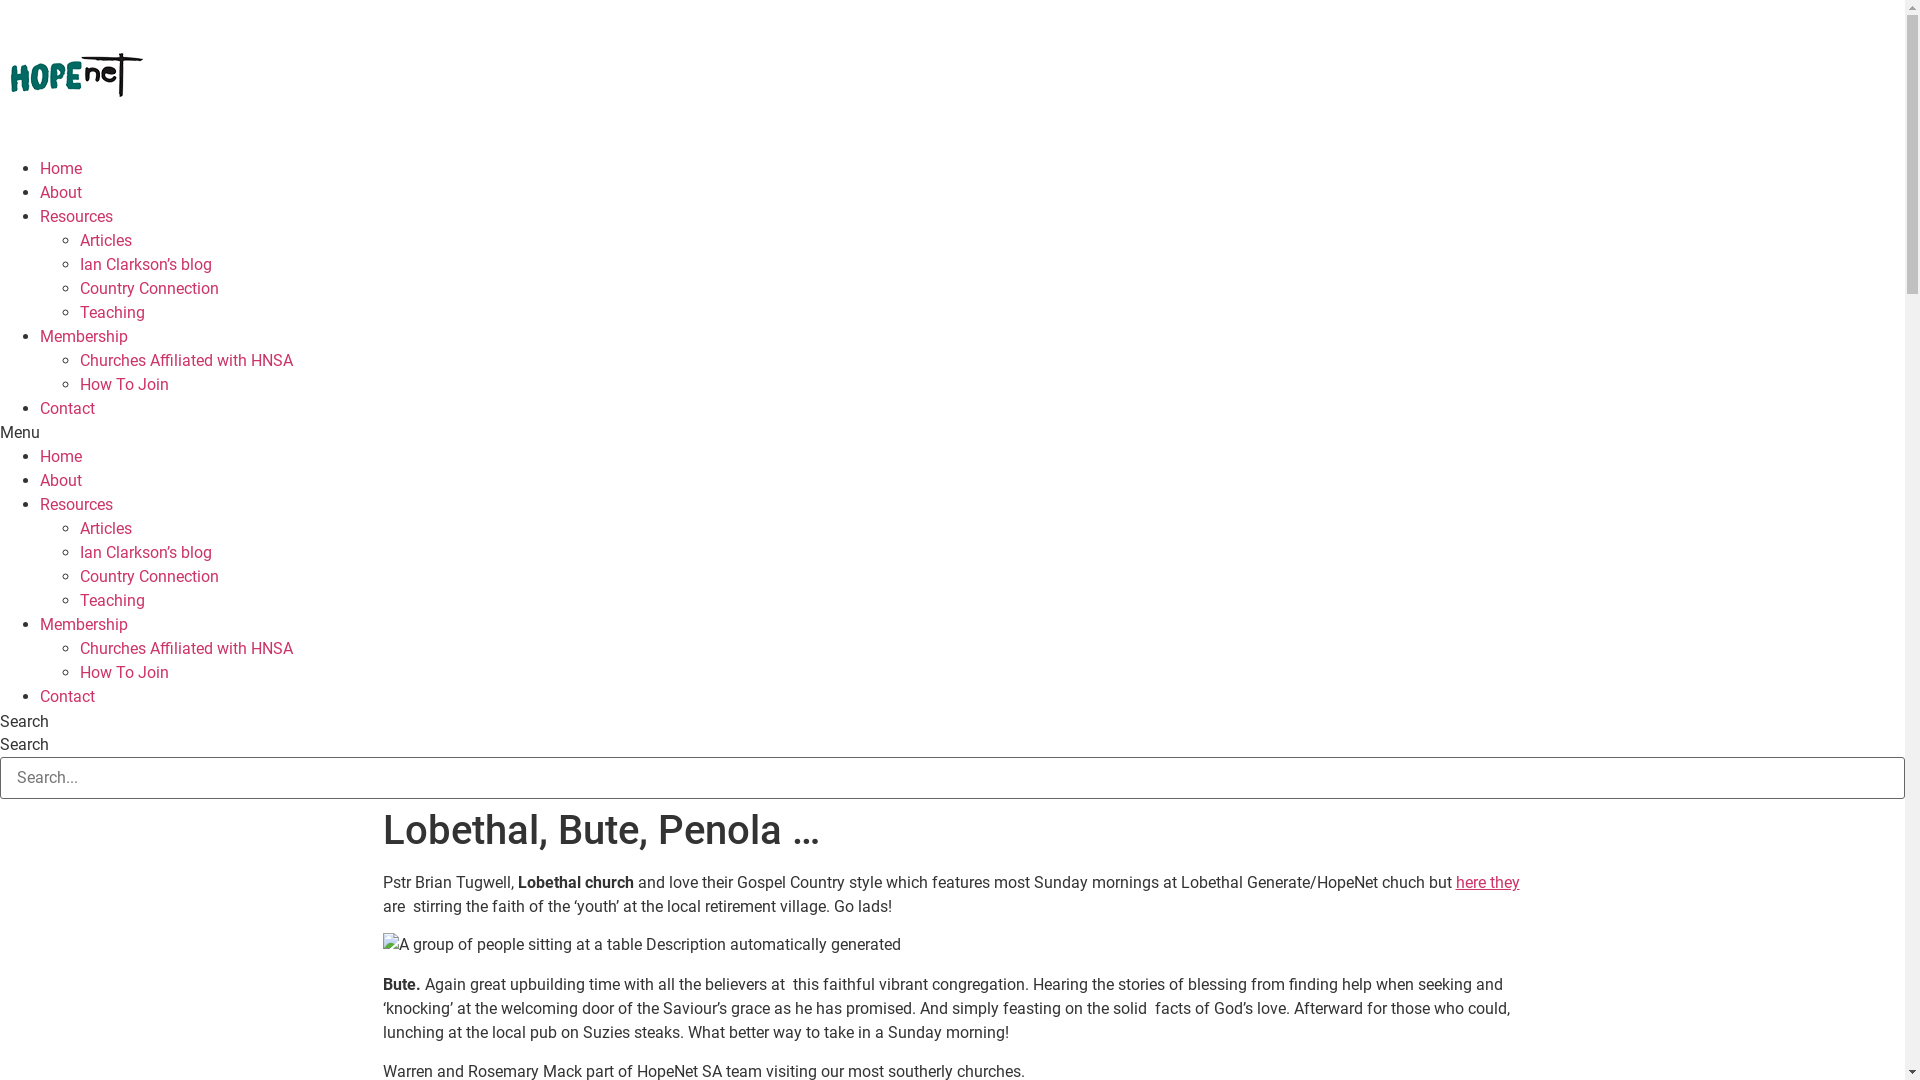 This screenshot has width=1920, height=1080. What do you see at coordinates (123, 384) in the screenshot?
I see `'How To Join'` at bounding box center [123, 384].